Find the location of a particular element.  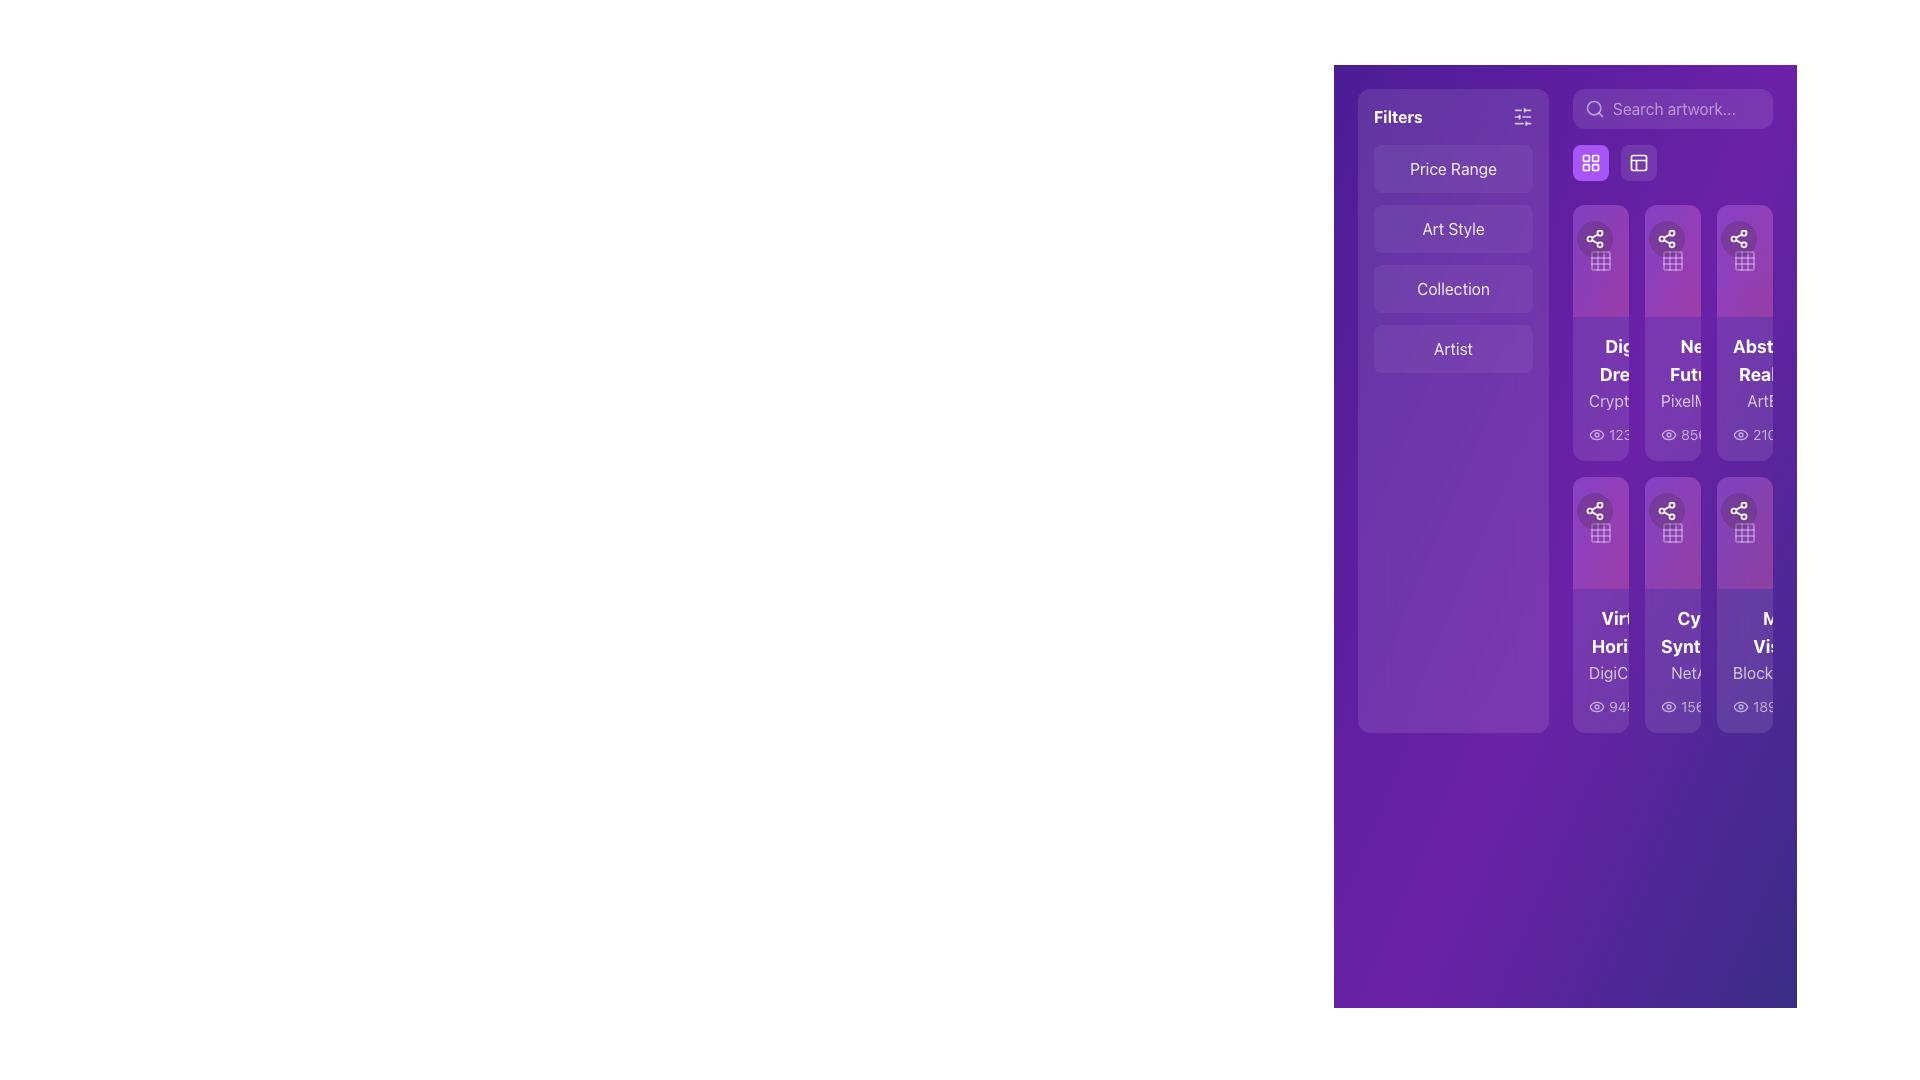

the 'Artist' filter button, which is the fourth option in the vertically arranged list of filters on the left-side menu, to apply the filter is located at coordinates (1453, 347).